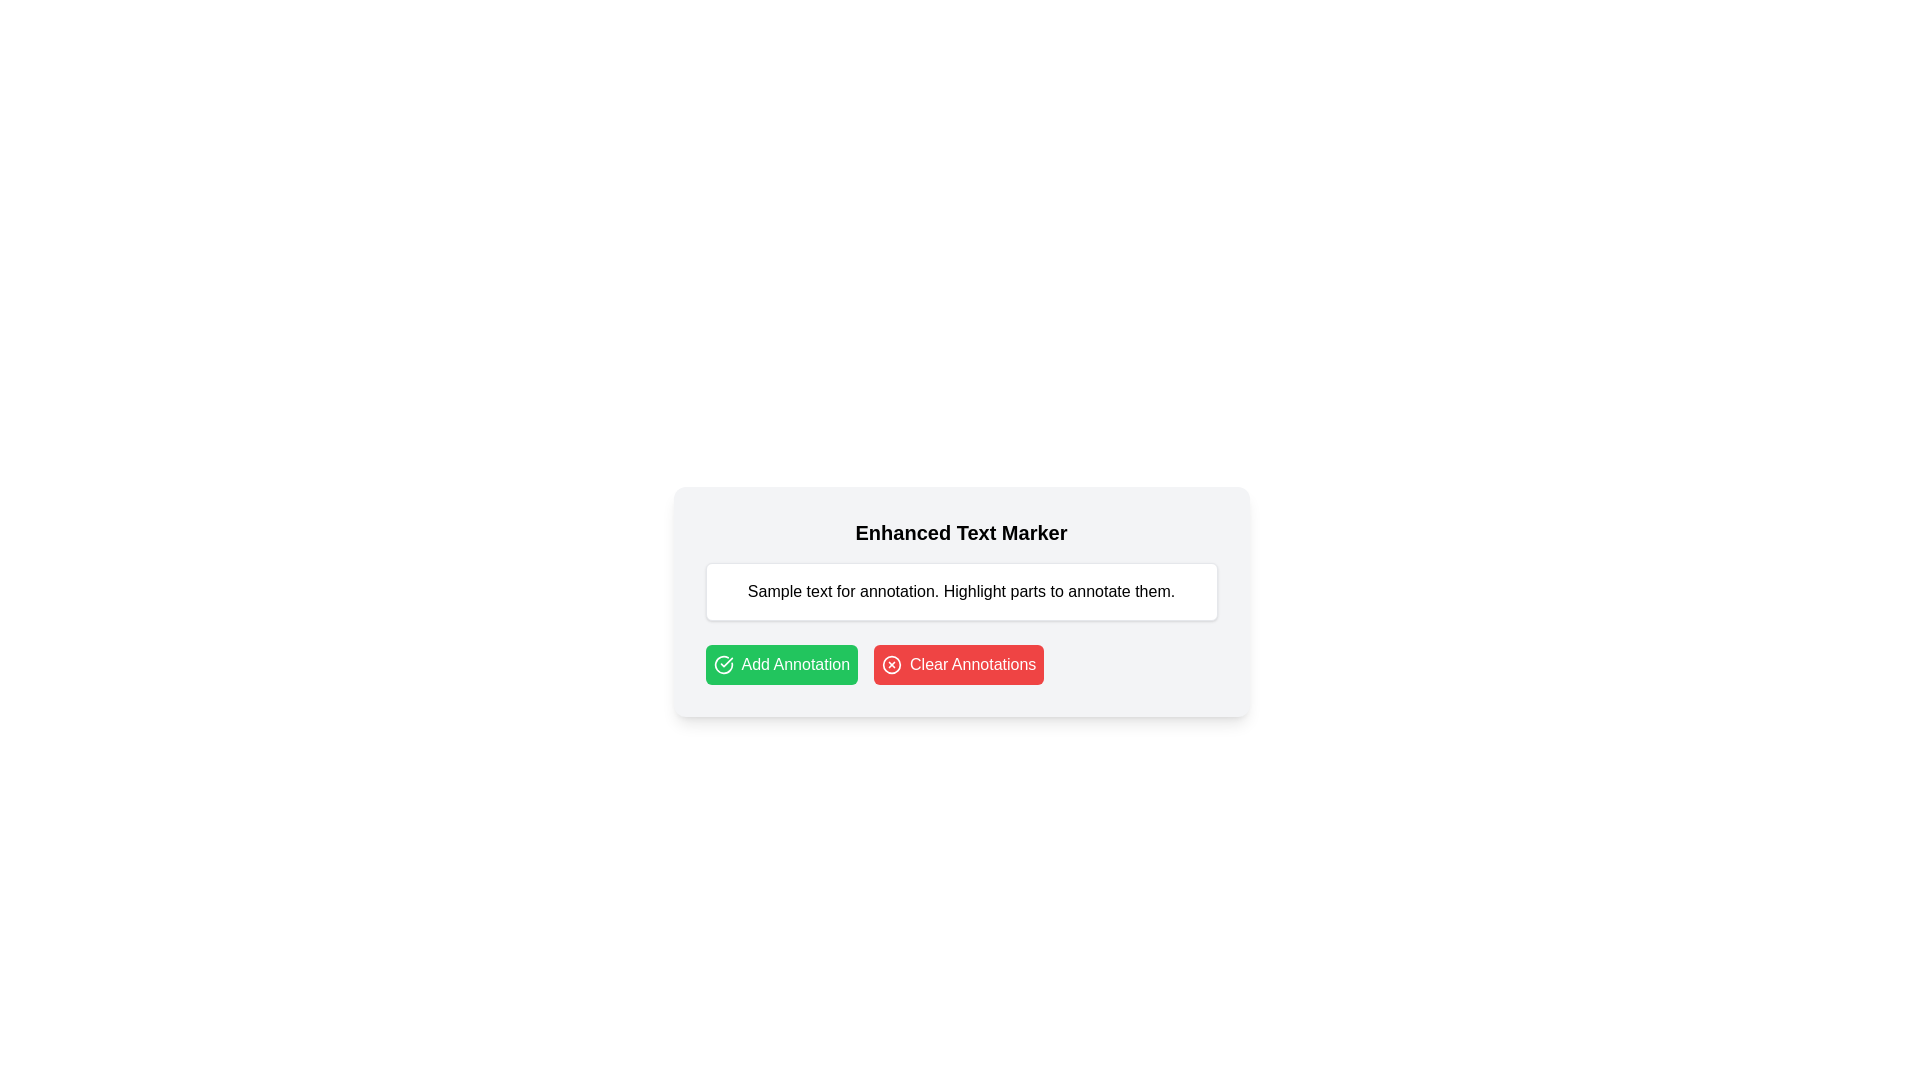  Describe the element at coordinates (903, 590) in the screenshot. I see `the second 'a' in the word 'annotation' within the text block that reads 'Sample text for annotation. Highlight parts to annotate them.'` at that location.